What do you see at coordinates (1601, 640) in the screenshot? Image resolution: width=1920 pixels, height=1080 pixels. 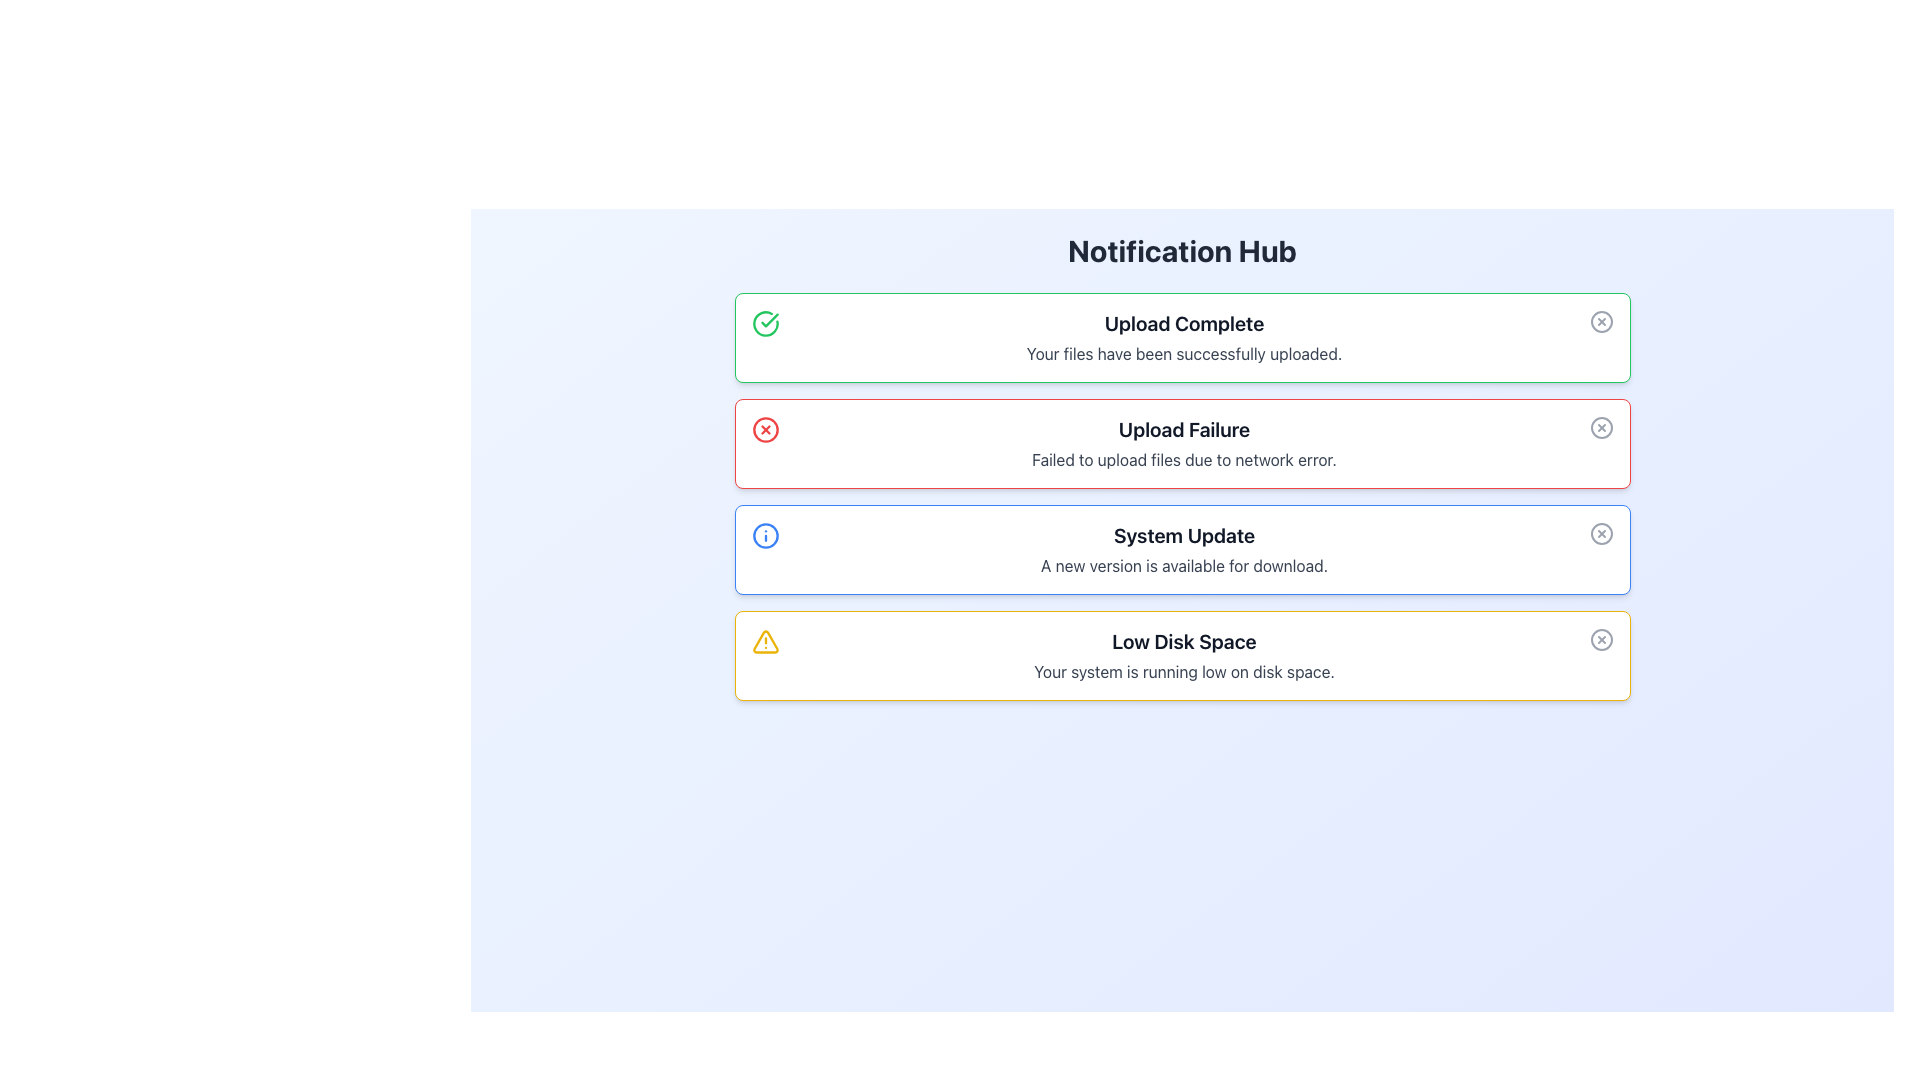 I see `the close button located at the top-right corner of the 'Low Disk Space' notification card` at bounding box center [1601, 640].